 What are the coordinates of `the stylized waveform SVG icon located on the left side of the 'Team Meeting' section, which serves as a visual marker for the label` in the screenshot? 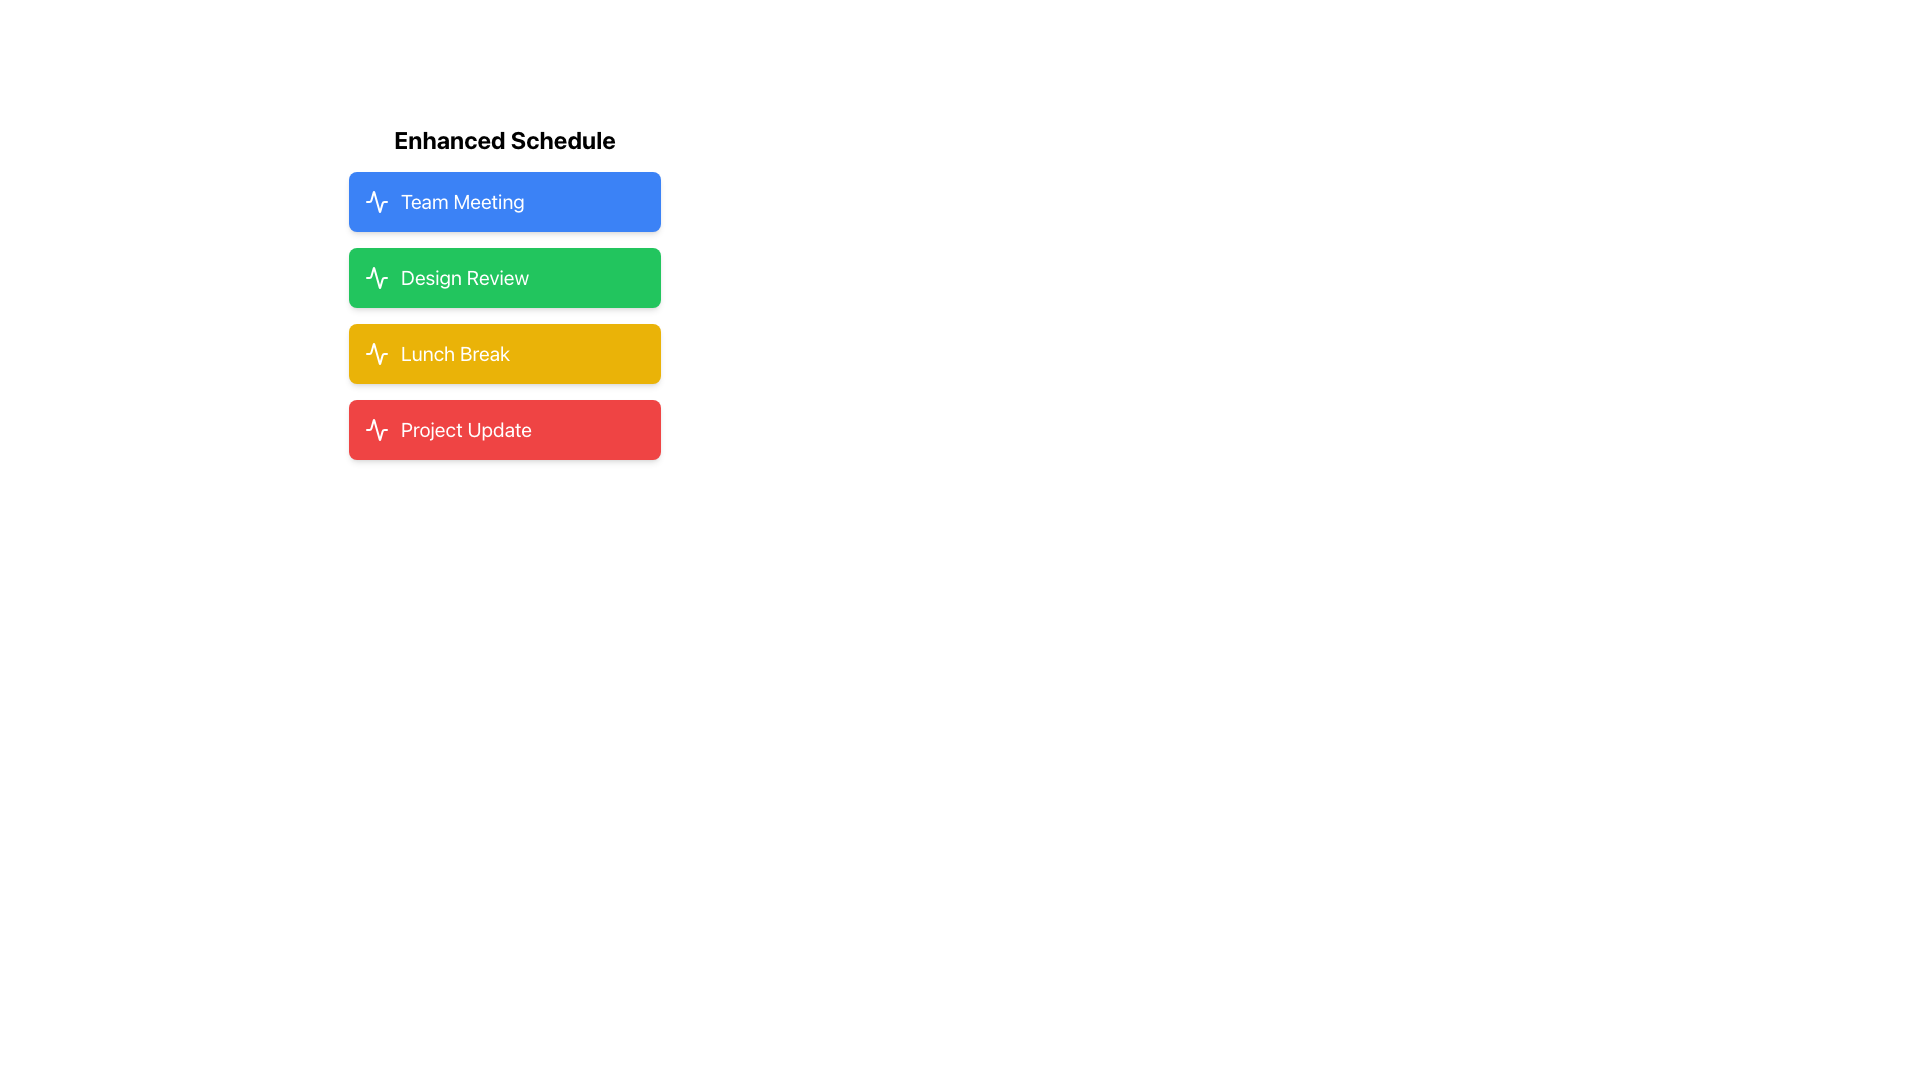 It's located at (377, 201).